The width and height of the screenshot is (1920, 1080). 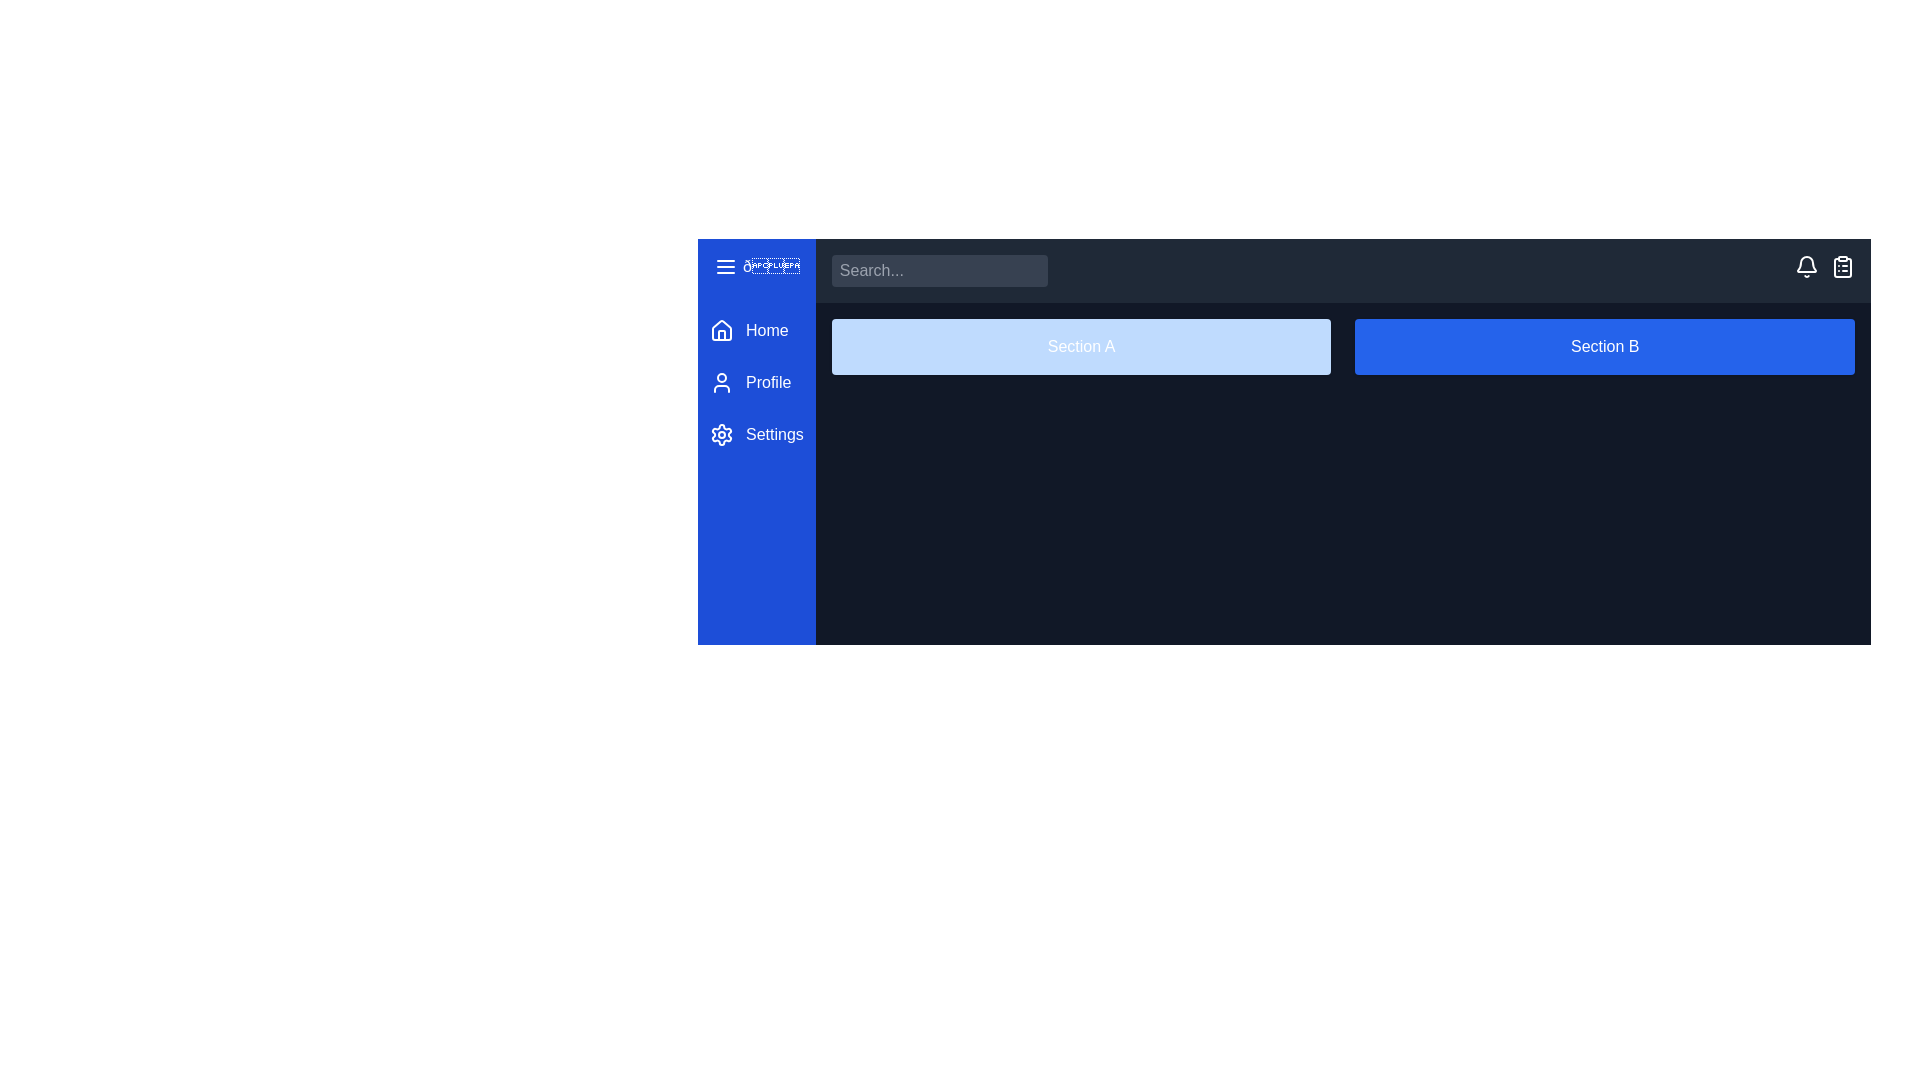 I want to click on the 'Home' navigation menu entry with a blue background and a white house icon, so click(x=755, y=330).